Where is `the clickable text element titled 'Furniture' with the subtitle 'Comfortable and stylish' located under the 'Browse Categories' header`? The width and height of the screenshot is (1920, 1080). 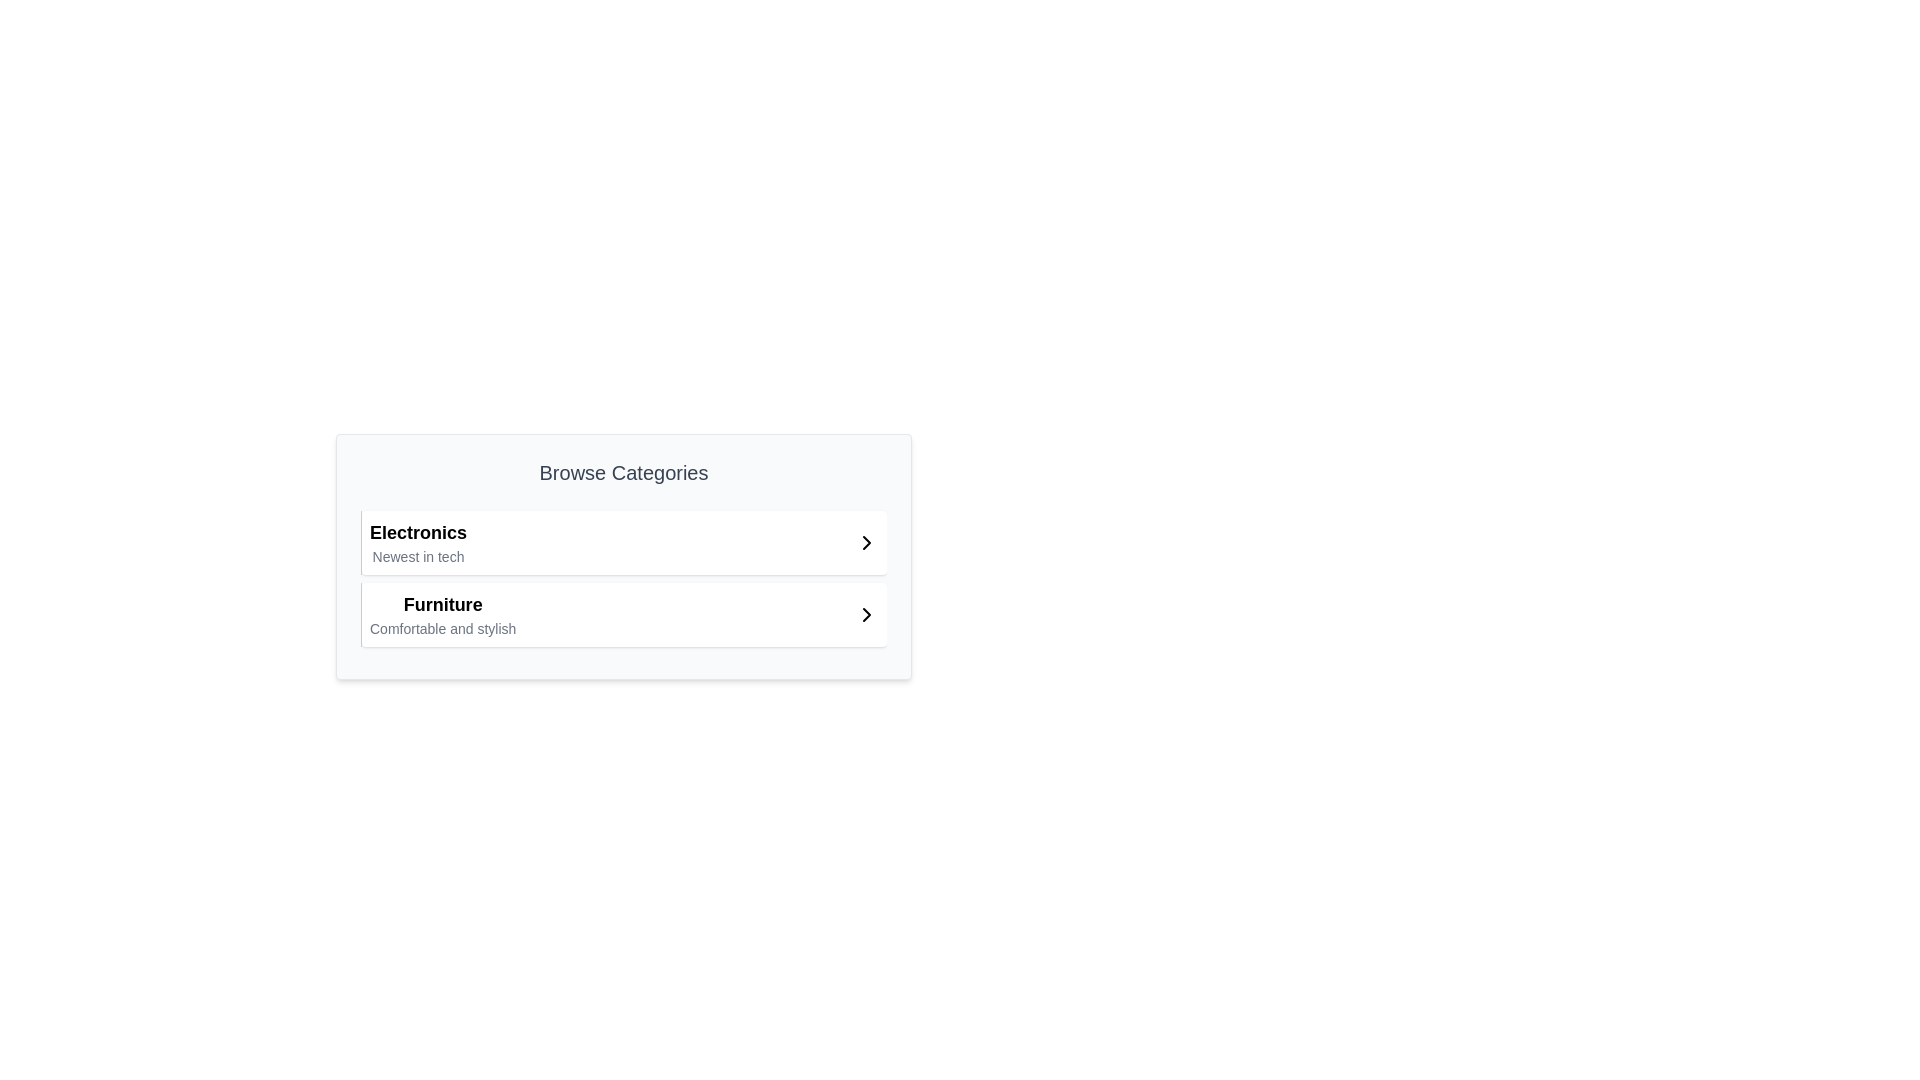
the clickable text element titled 'Furniture' with the subtitle 'Comfortable and stylish' located under the 'Browse Categories' header is located at coordinates (442, 613).